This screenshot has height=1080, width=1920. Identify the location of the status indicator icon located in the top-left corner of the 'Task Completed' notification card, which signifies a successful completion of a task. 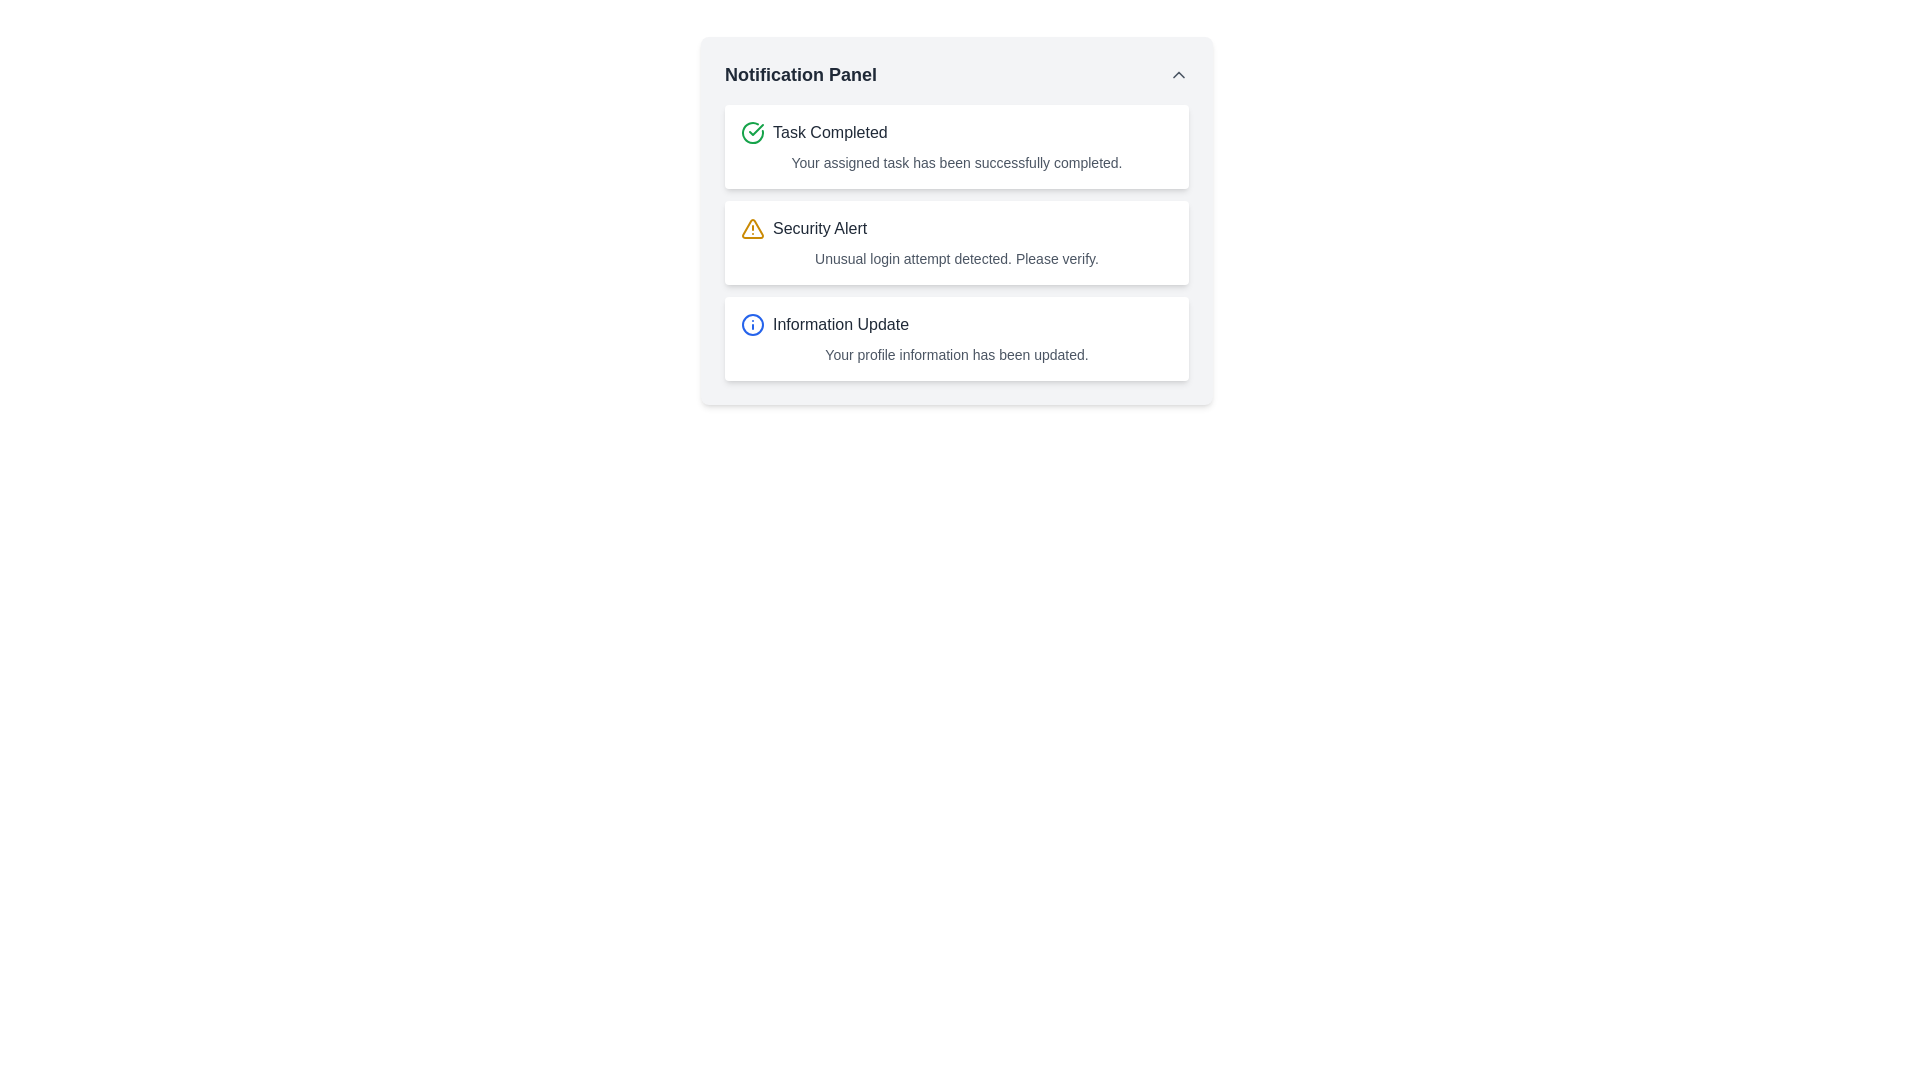
(752, 132).